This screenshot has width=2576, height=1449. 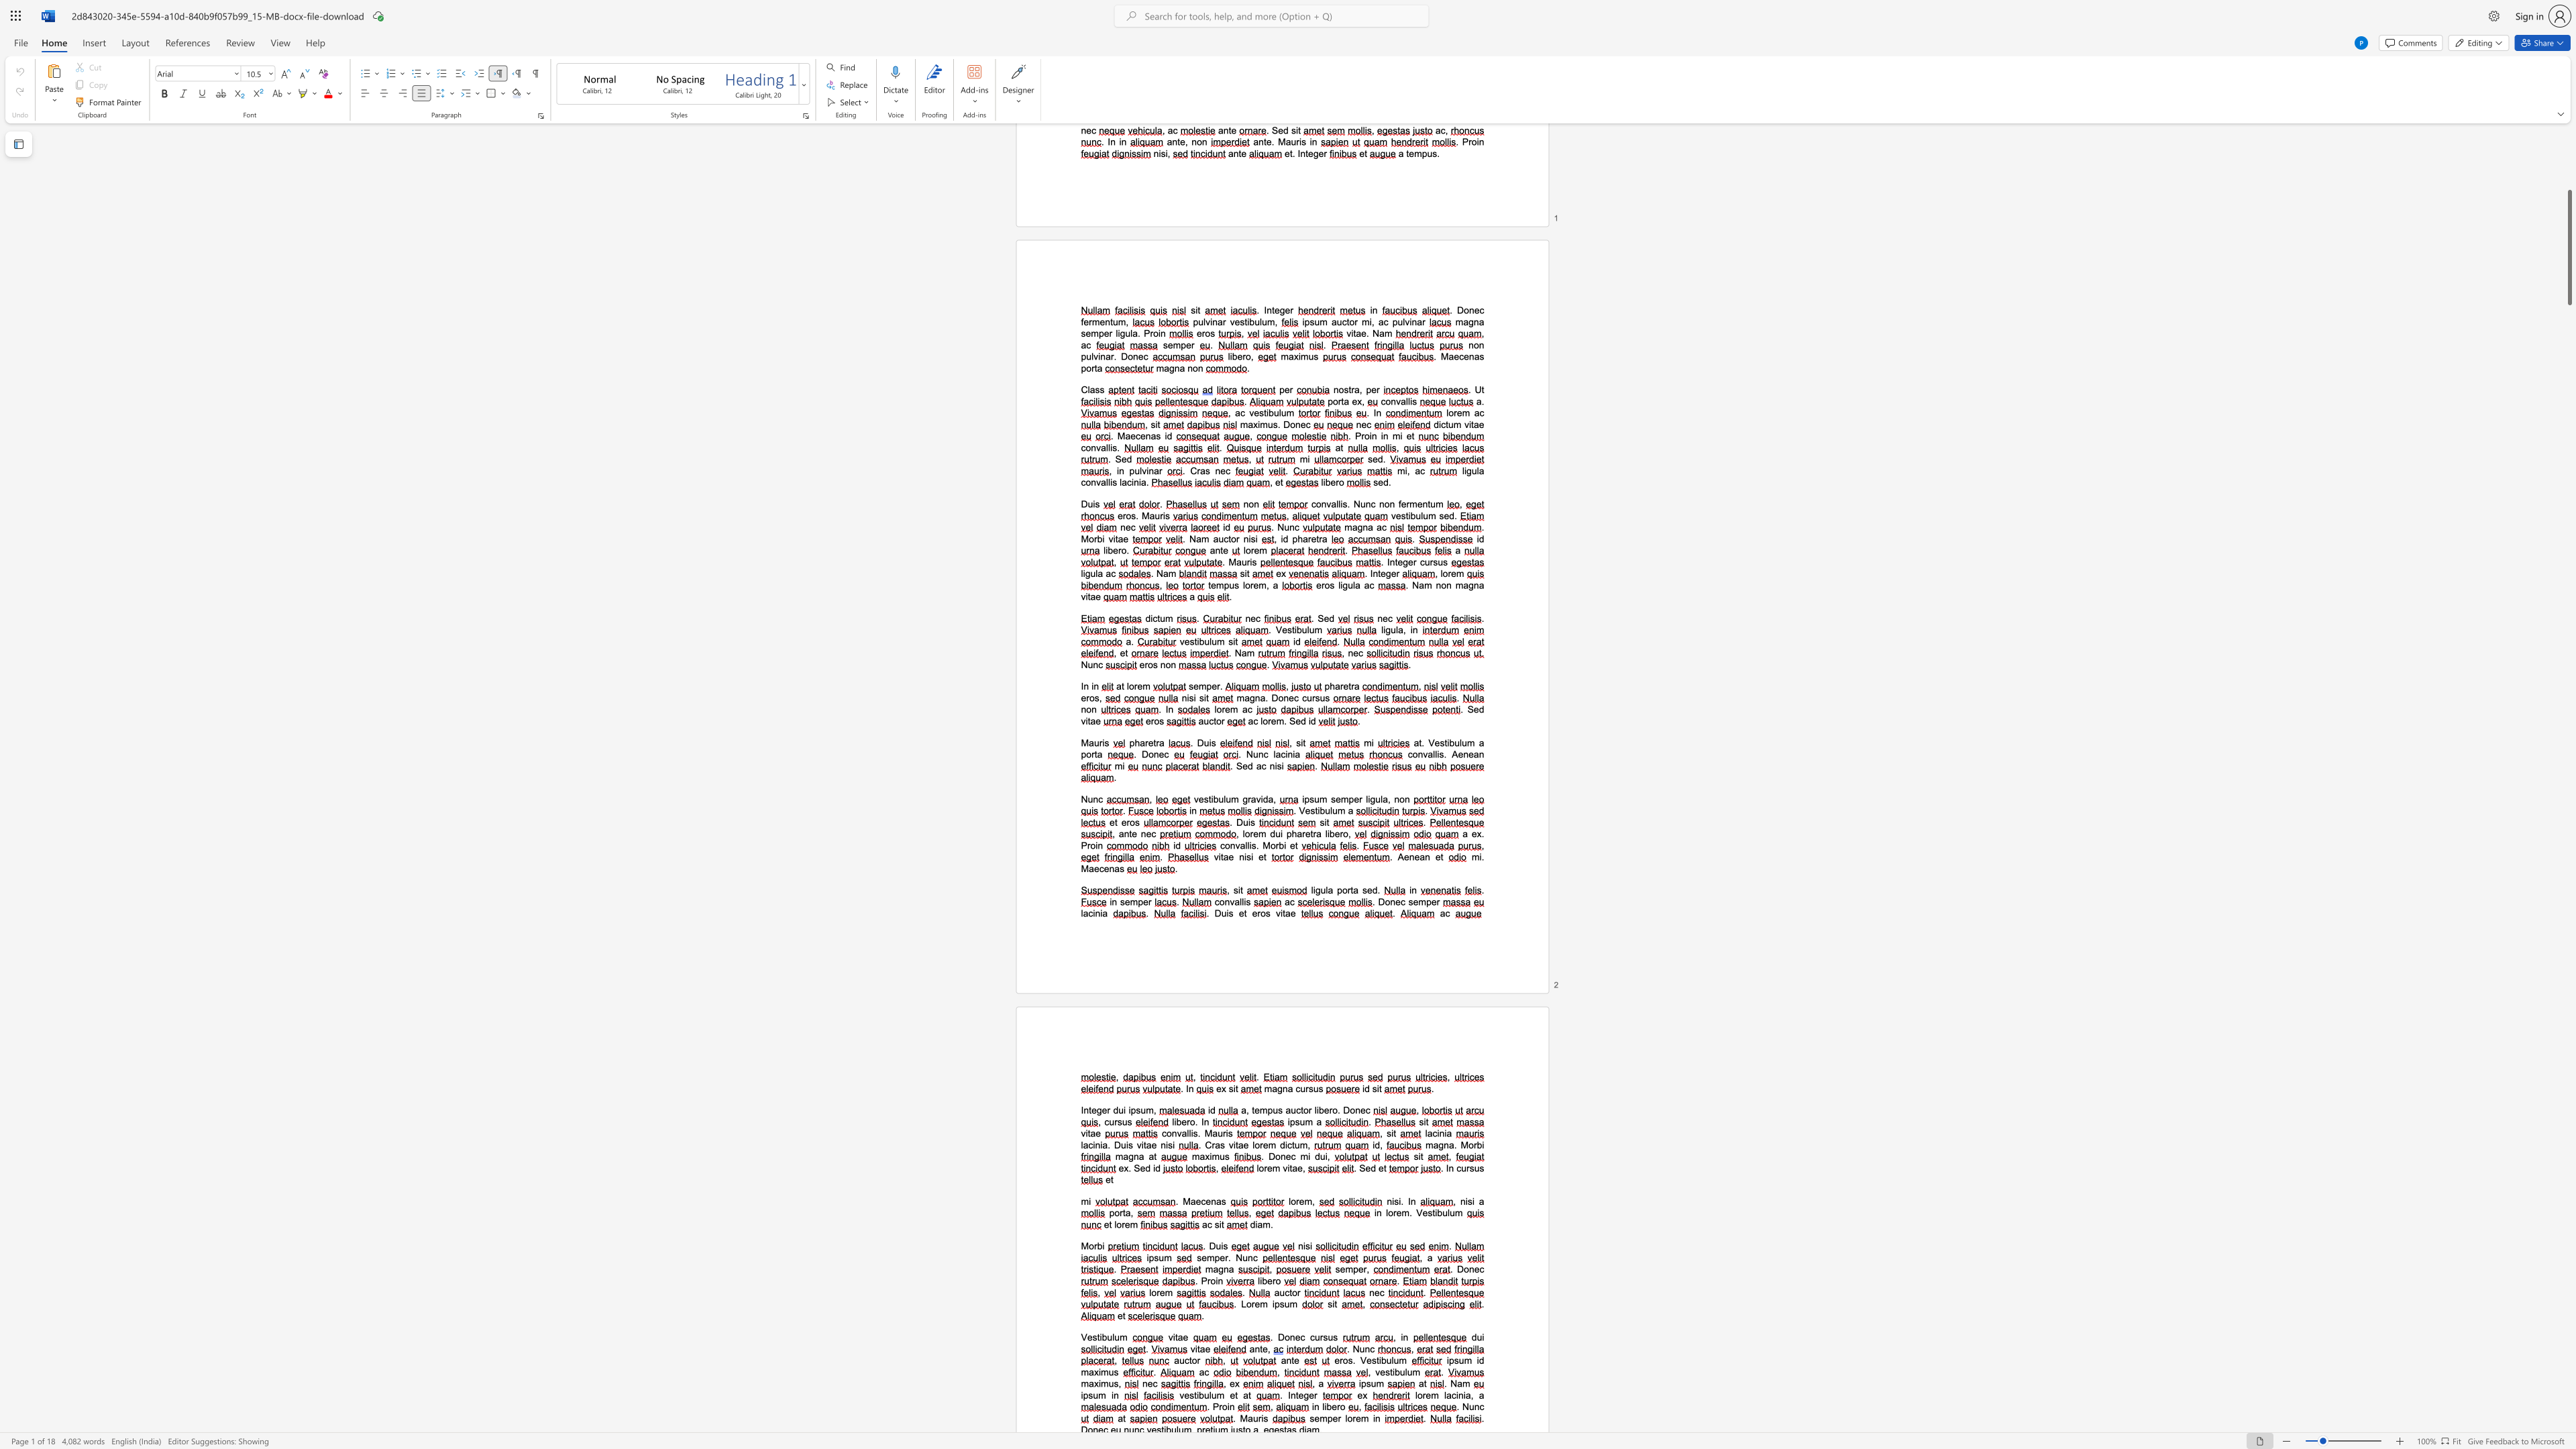 I want to click on the space between the continuous character "s" and "e" in the text, so click(x=1124, y=902).